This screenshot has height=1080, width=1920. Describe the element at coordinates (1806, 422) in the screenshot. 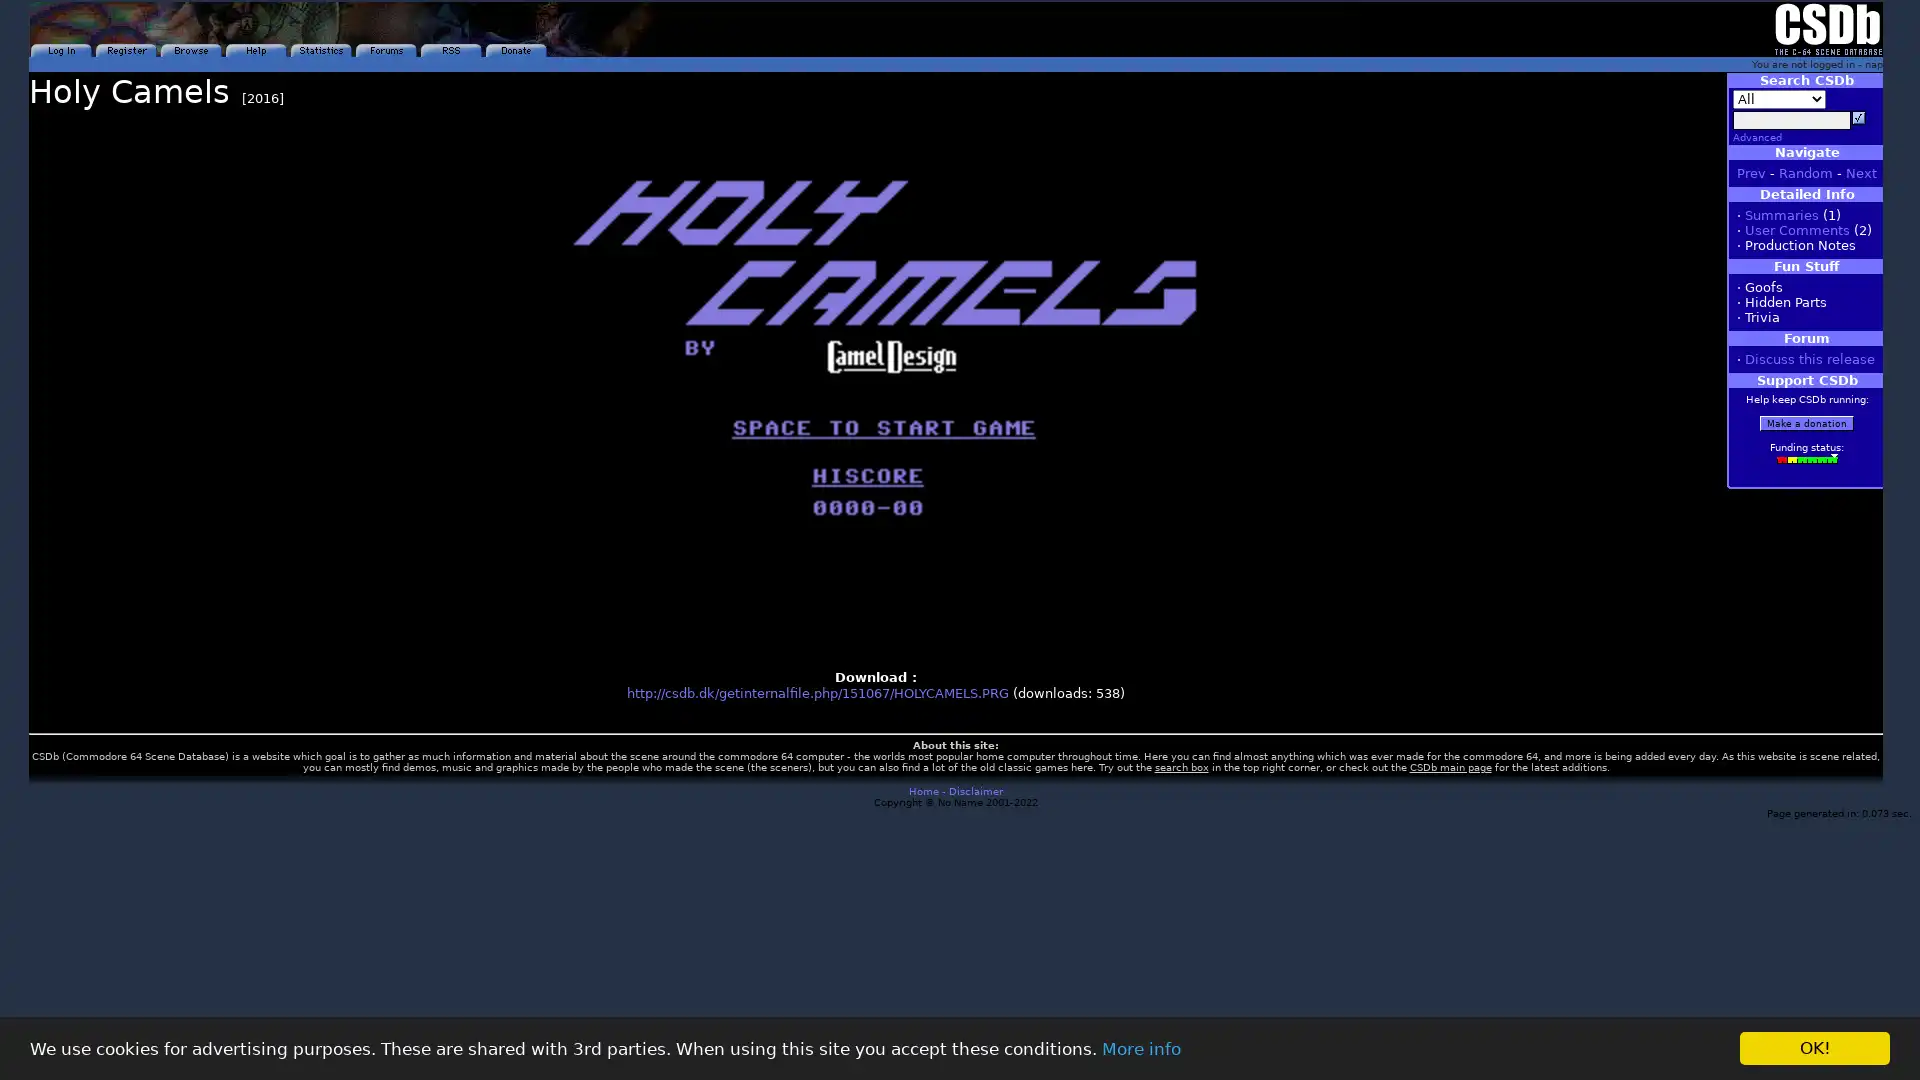

I see `Make a donation` at that location.